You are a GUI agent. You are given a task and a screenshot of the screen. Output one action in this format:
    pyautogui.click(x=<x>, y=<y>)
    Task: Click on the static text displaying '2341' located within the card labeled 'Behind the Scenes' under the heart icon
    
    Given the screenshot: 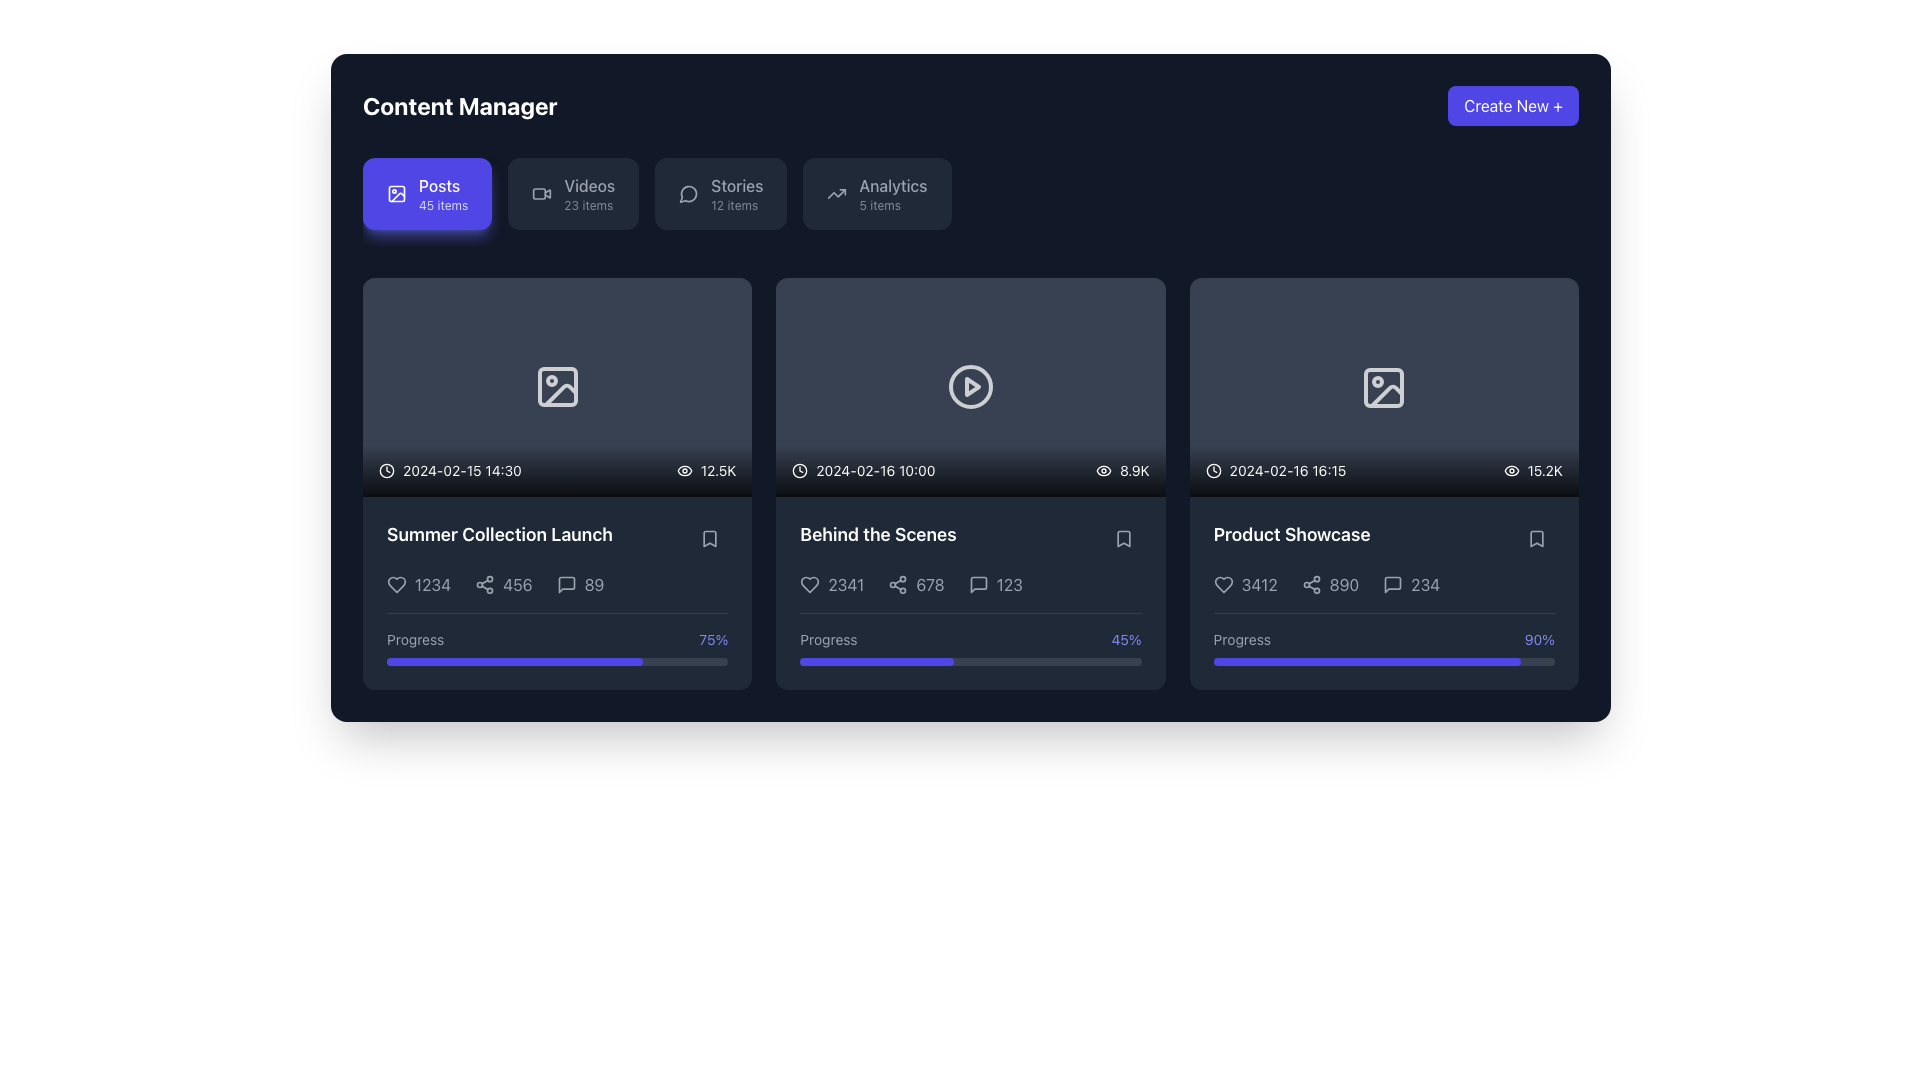 What is the action you would take?
    pyautogui.click(x=846, y=584)
    